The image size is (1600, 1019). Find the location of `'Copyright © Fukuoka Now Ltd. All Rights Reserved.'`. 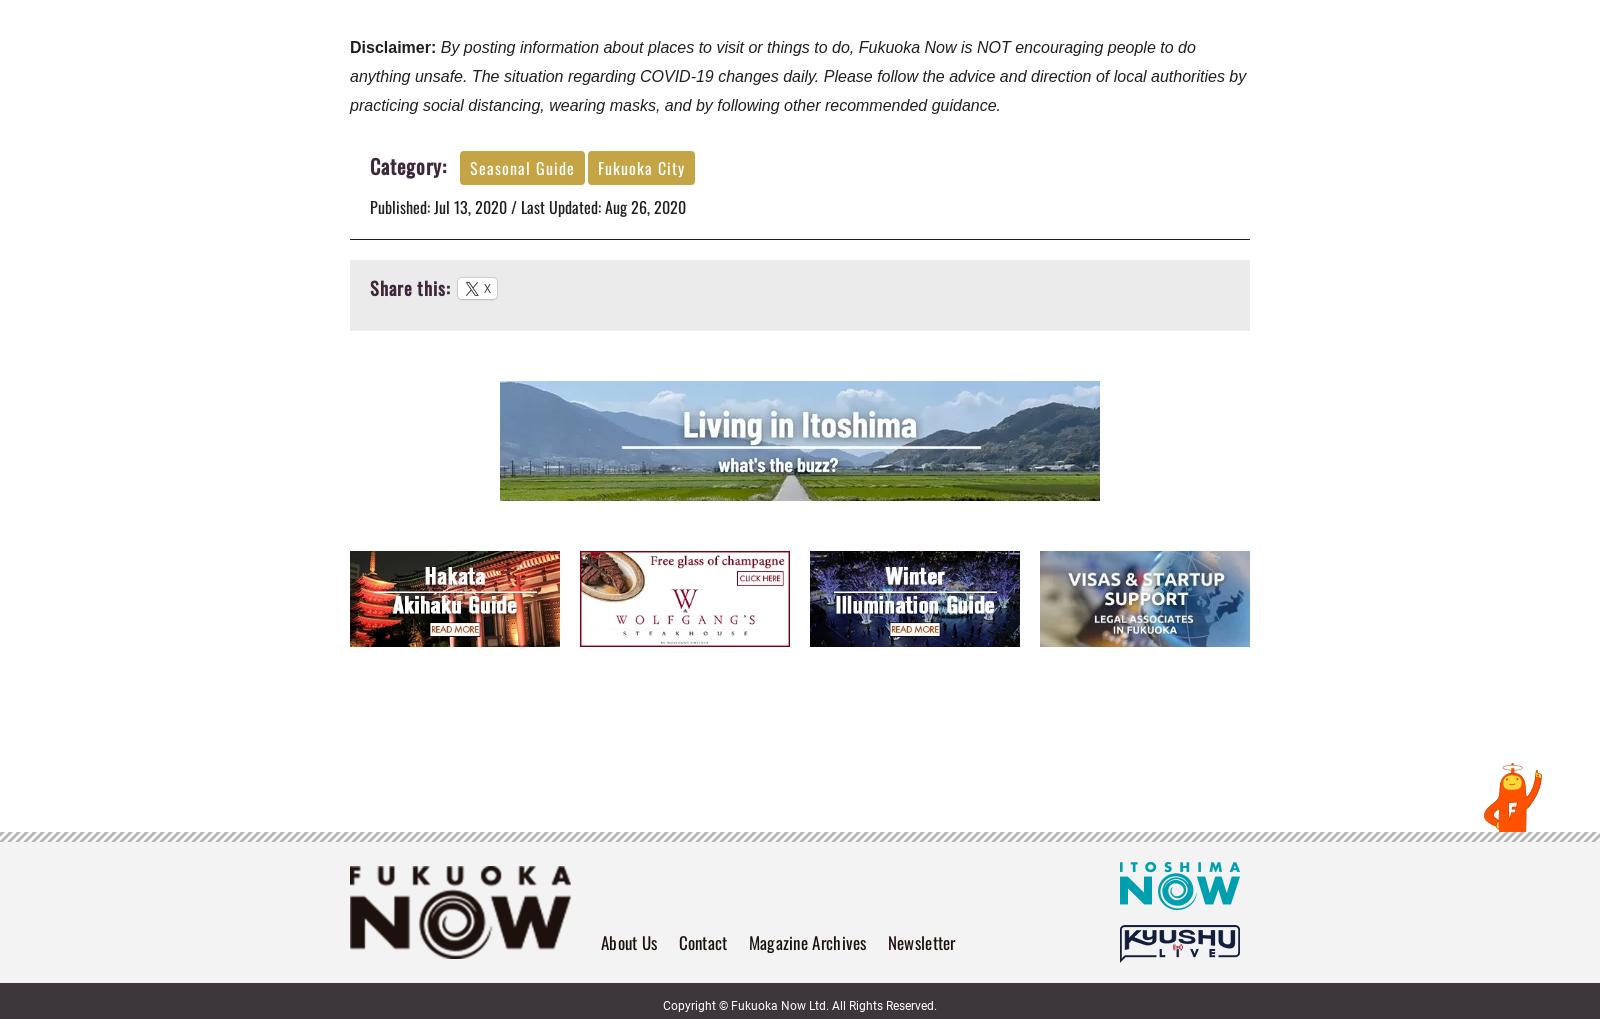

'Copyright © Fukuoka Now Ltd. All Rights Reserved.' is located at coordinates (800, 1005).